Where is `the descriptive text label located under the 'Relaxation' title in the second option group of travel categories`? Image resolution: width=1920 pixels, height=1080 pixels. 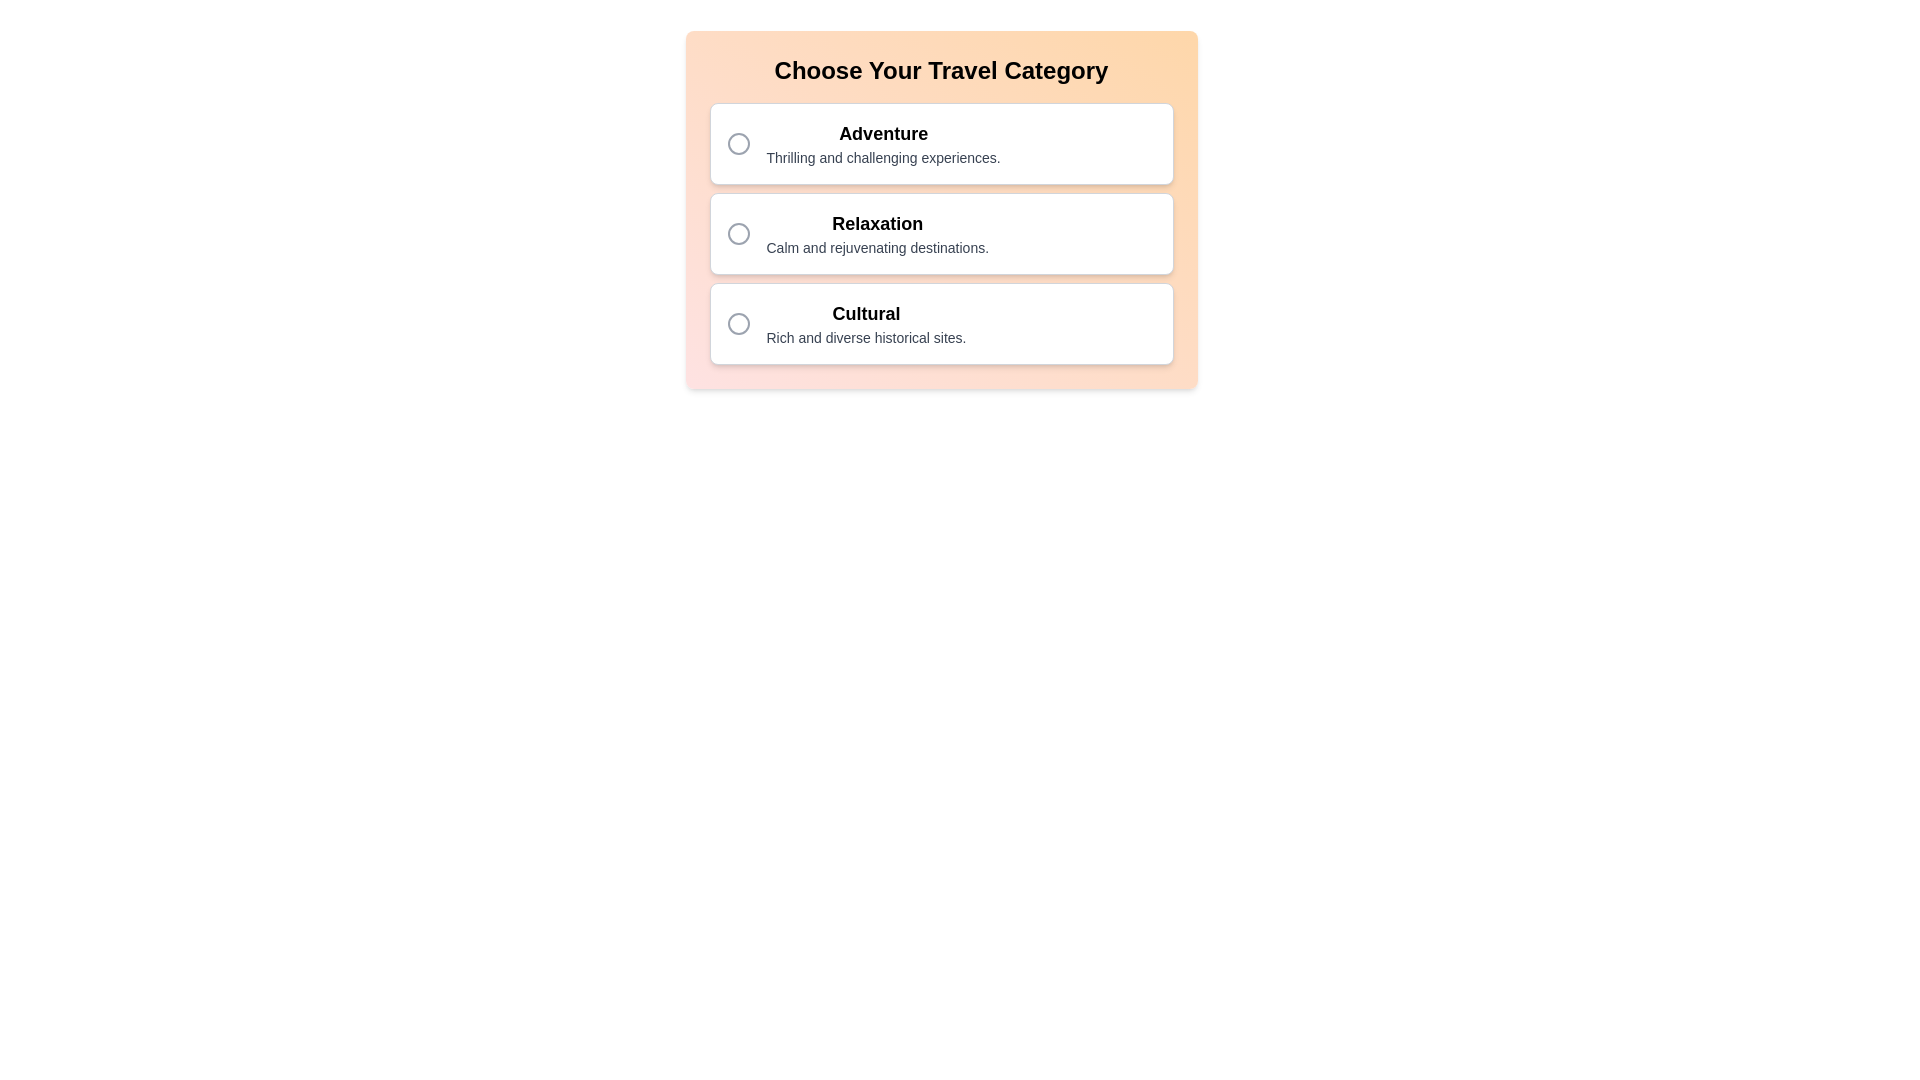 the descriptive text label located under the 'Relaxation' title in the second option group of travel categories is located at coordinates (877, 246).